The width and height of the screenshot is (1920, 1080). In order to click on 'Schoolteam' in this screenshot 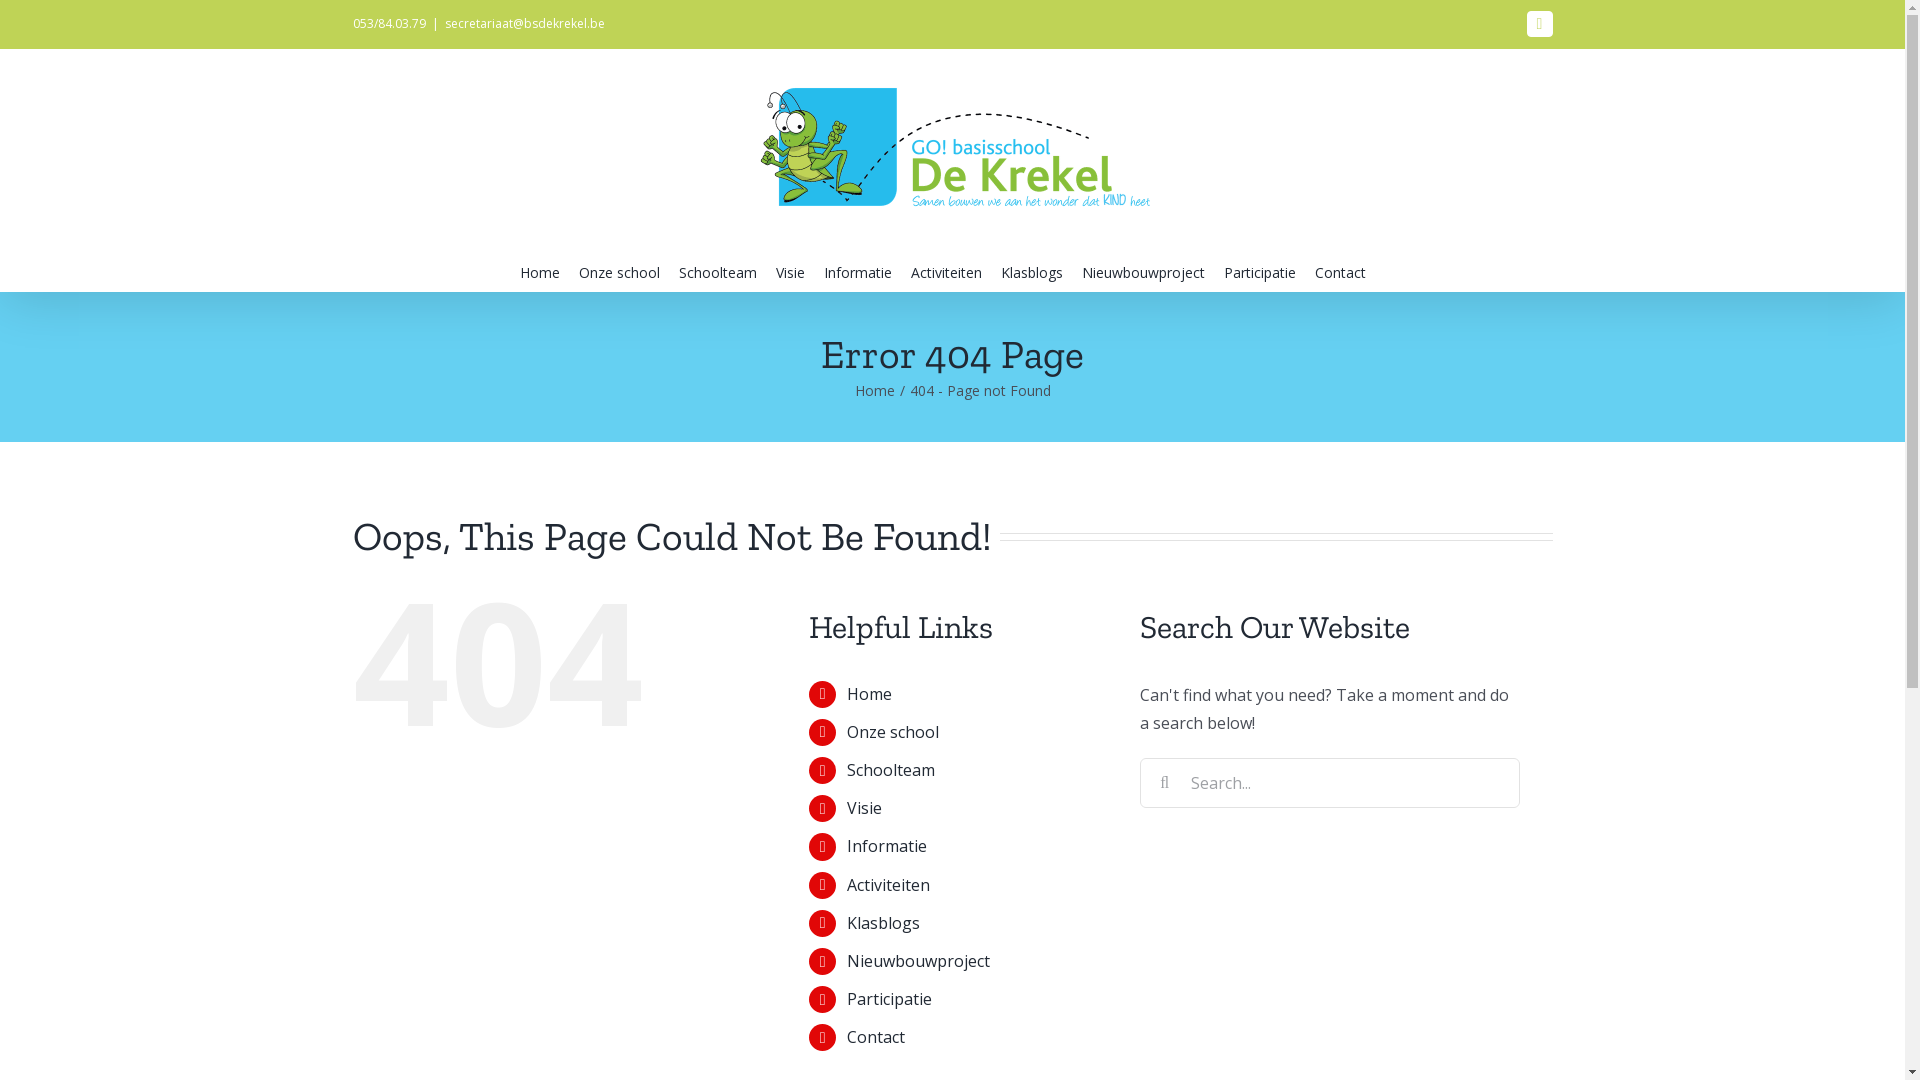, I will do `click(718, 270)`.